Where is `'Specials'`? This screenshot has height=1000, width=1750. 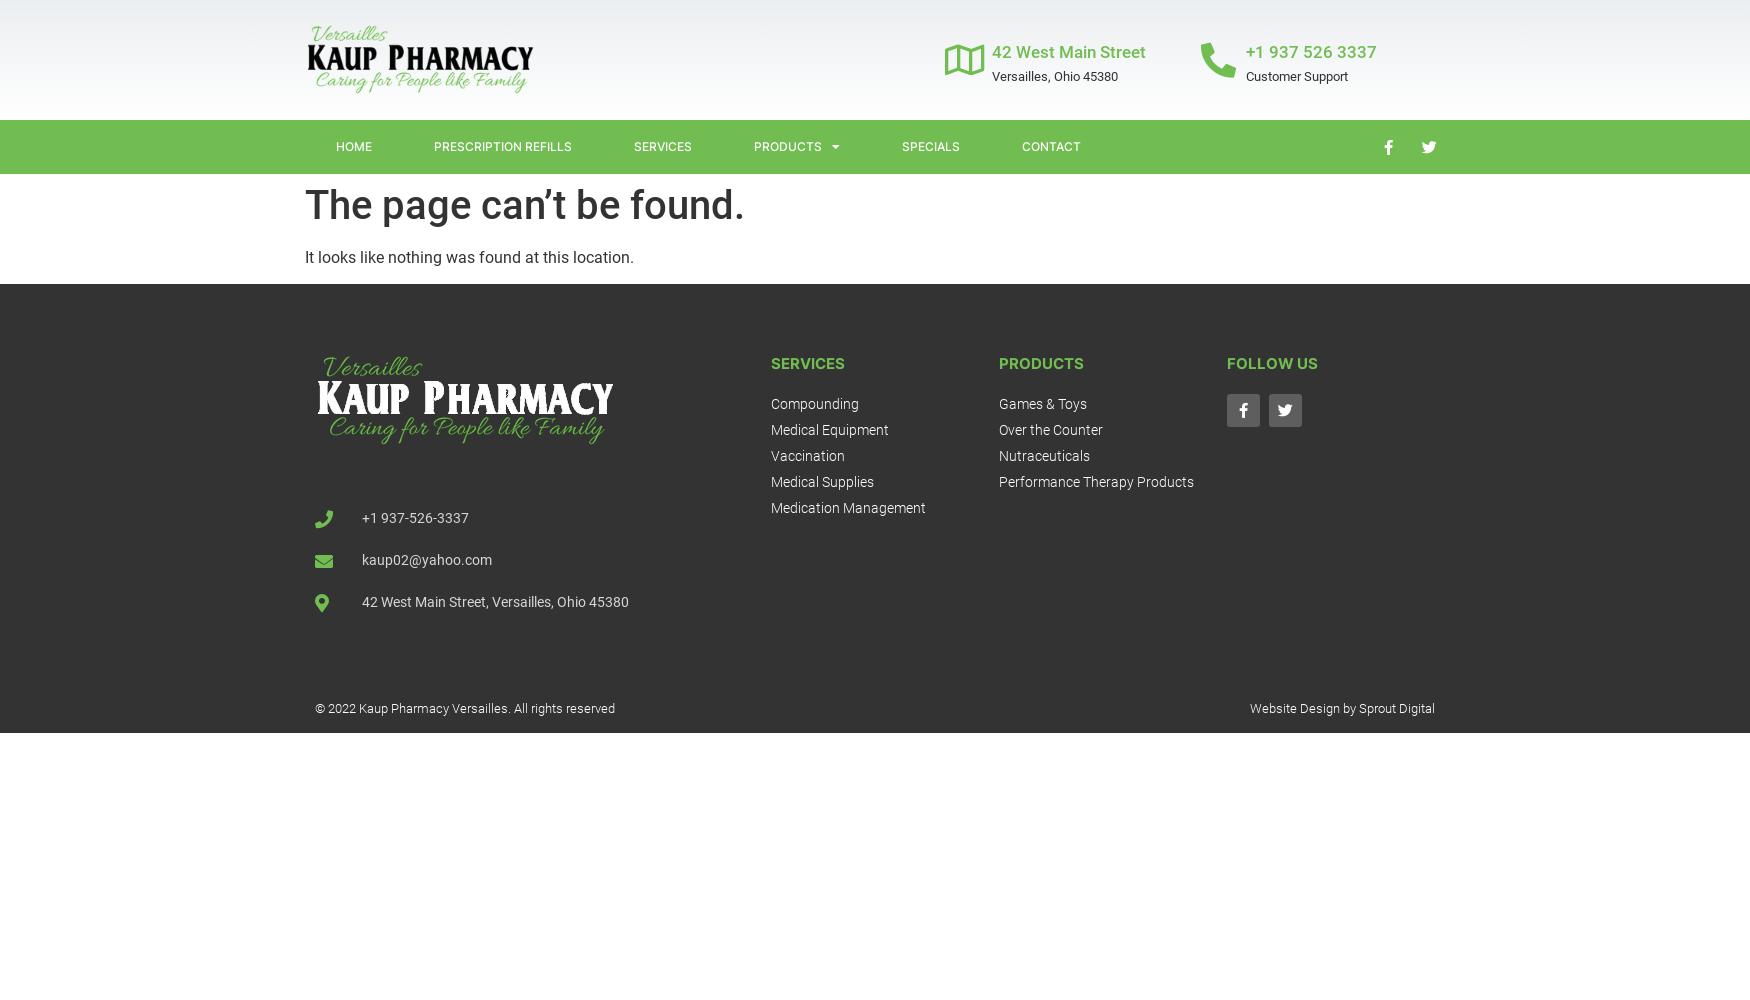
'Specials' is located at coordinates (930, 146).